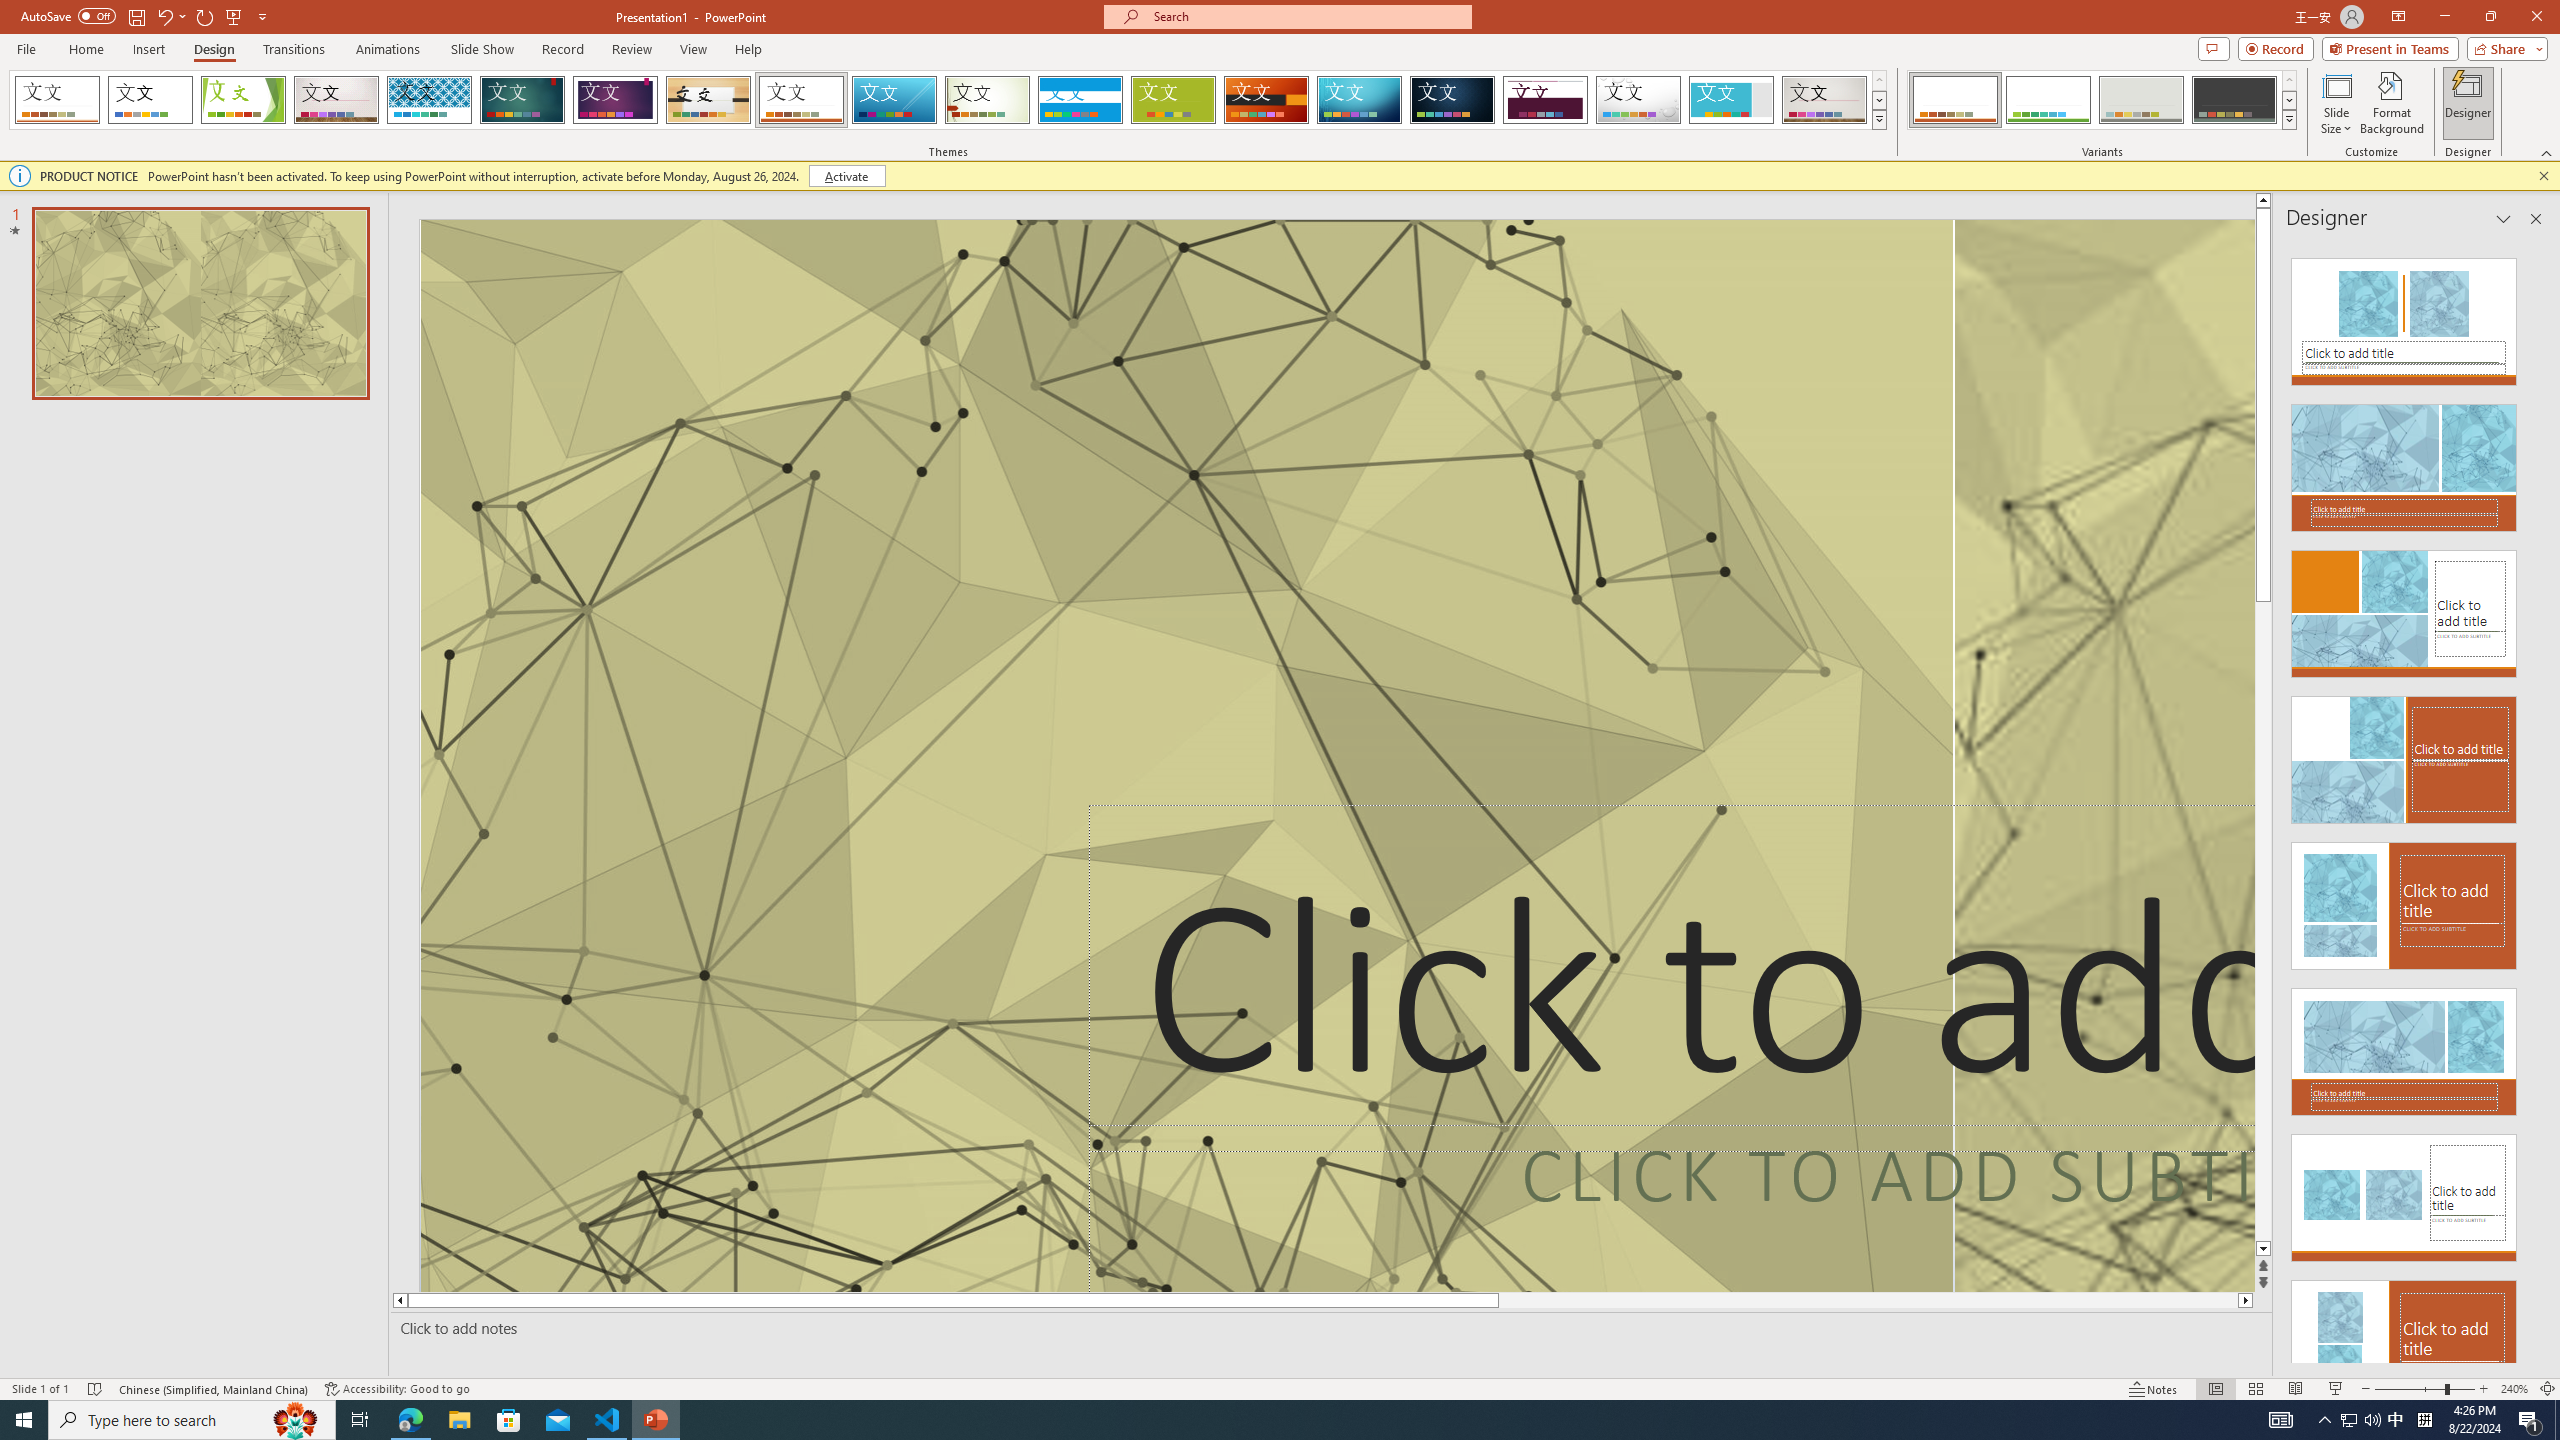 The height and width of the screenshot is (1440, 2560). I want to click on 'Class: NetUIScrollBar', so click(2533, 801).